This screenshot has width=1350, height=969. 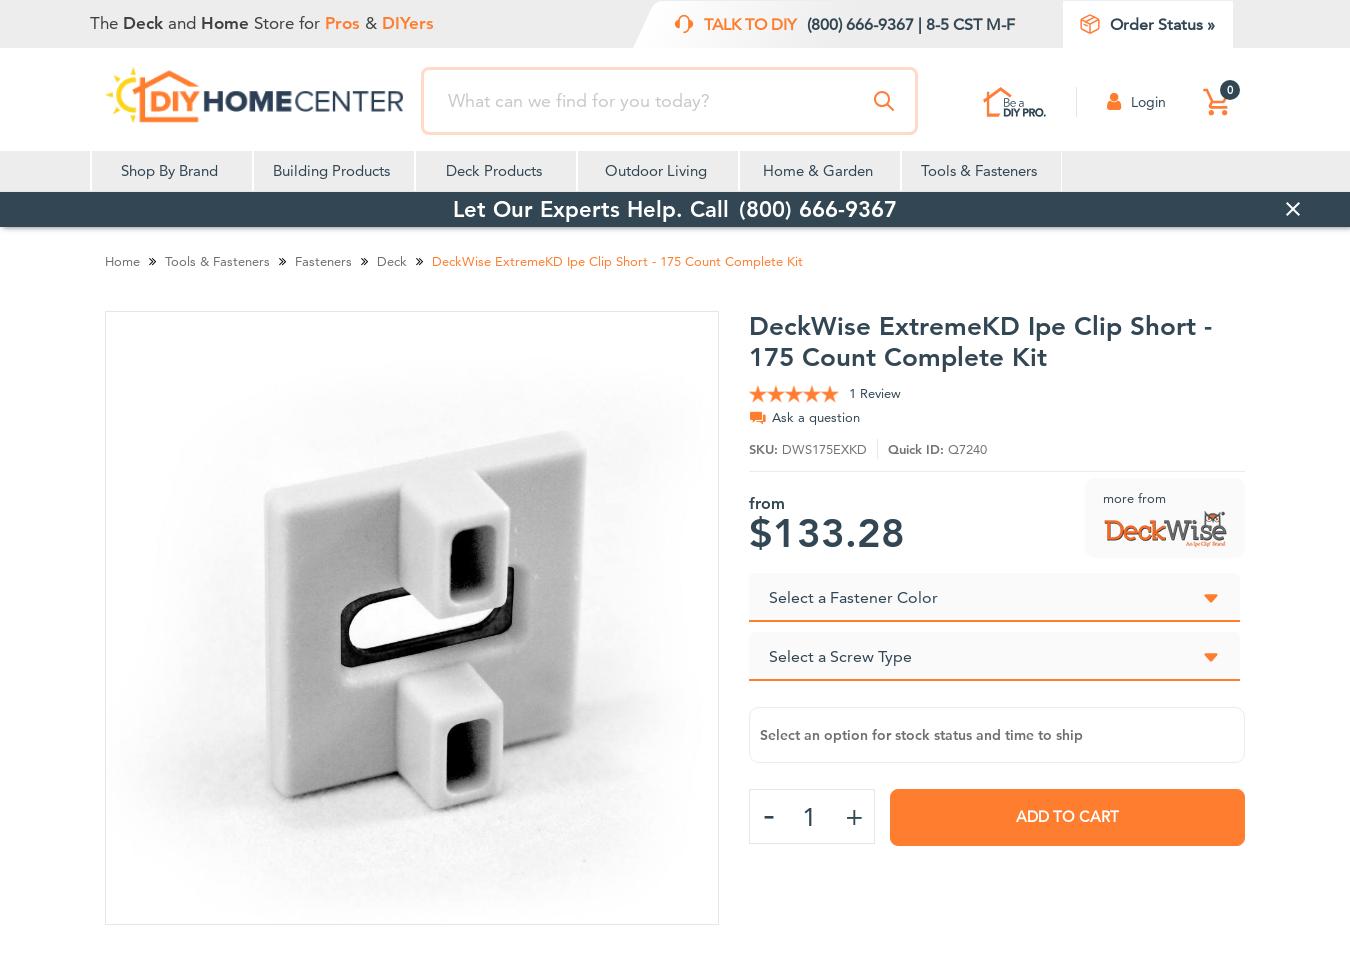 What do you see at coordinates (767, 812) in the screenshot?
I see `'-'` at bounding box center [767, 812].